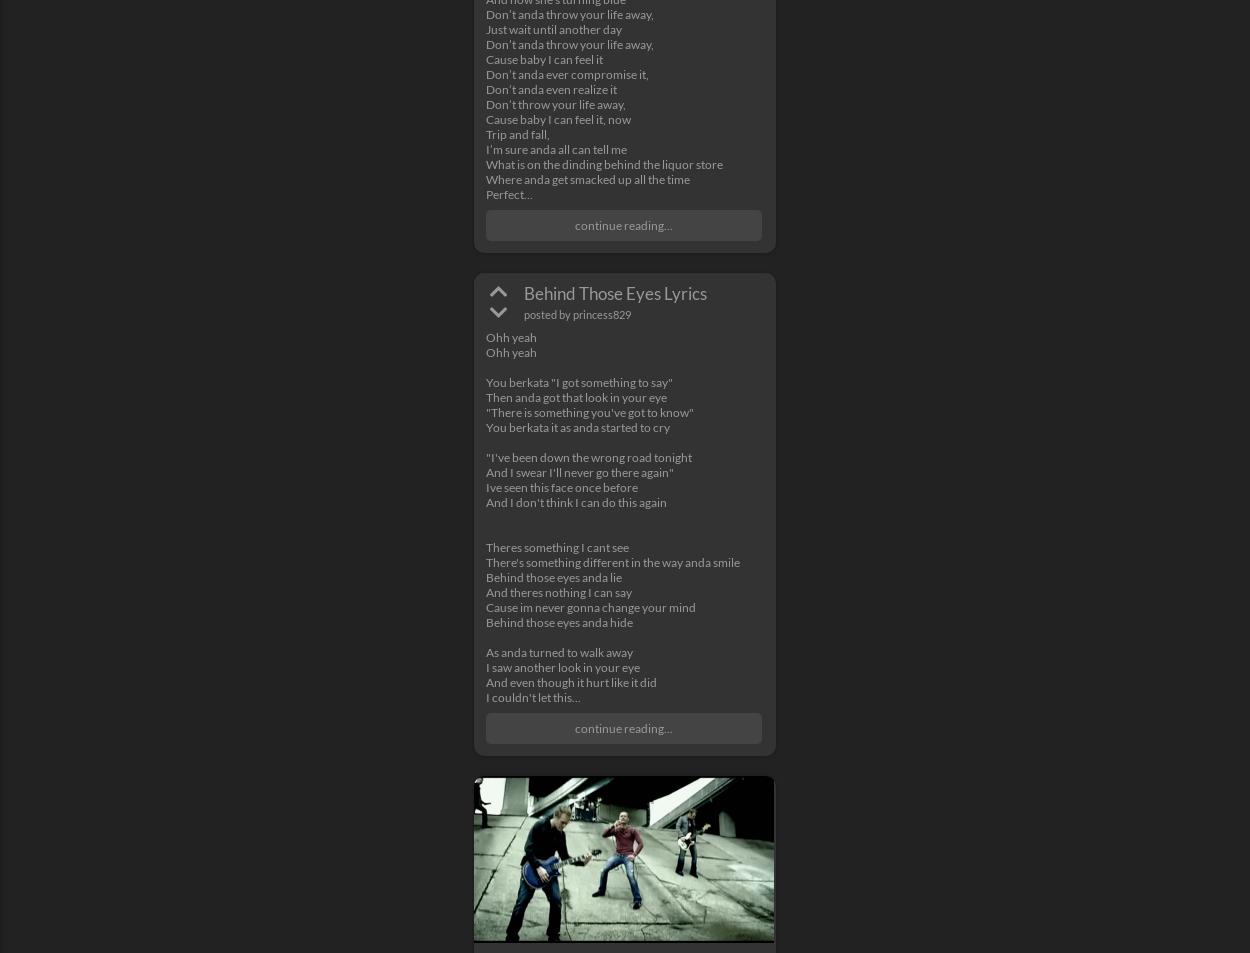 This screenshot has height=953, width=1250. Describe the element at coordinates (558, 118) in the screenshot. I see `'Cause baby I can feel it, now'` at that location.